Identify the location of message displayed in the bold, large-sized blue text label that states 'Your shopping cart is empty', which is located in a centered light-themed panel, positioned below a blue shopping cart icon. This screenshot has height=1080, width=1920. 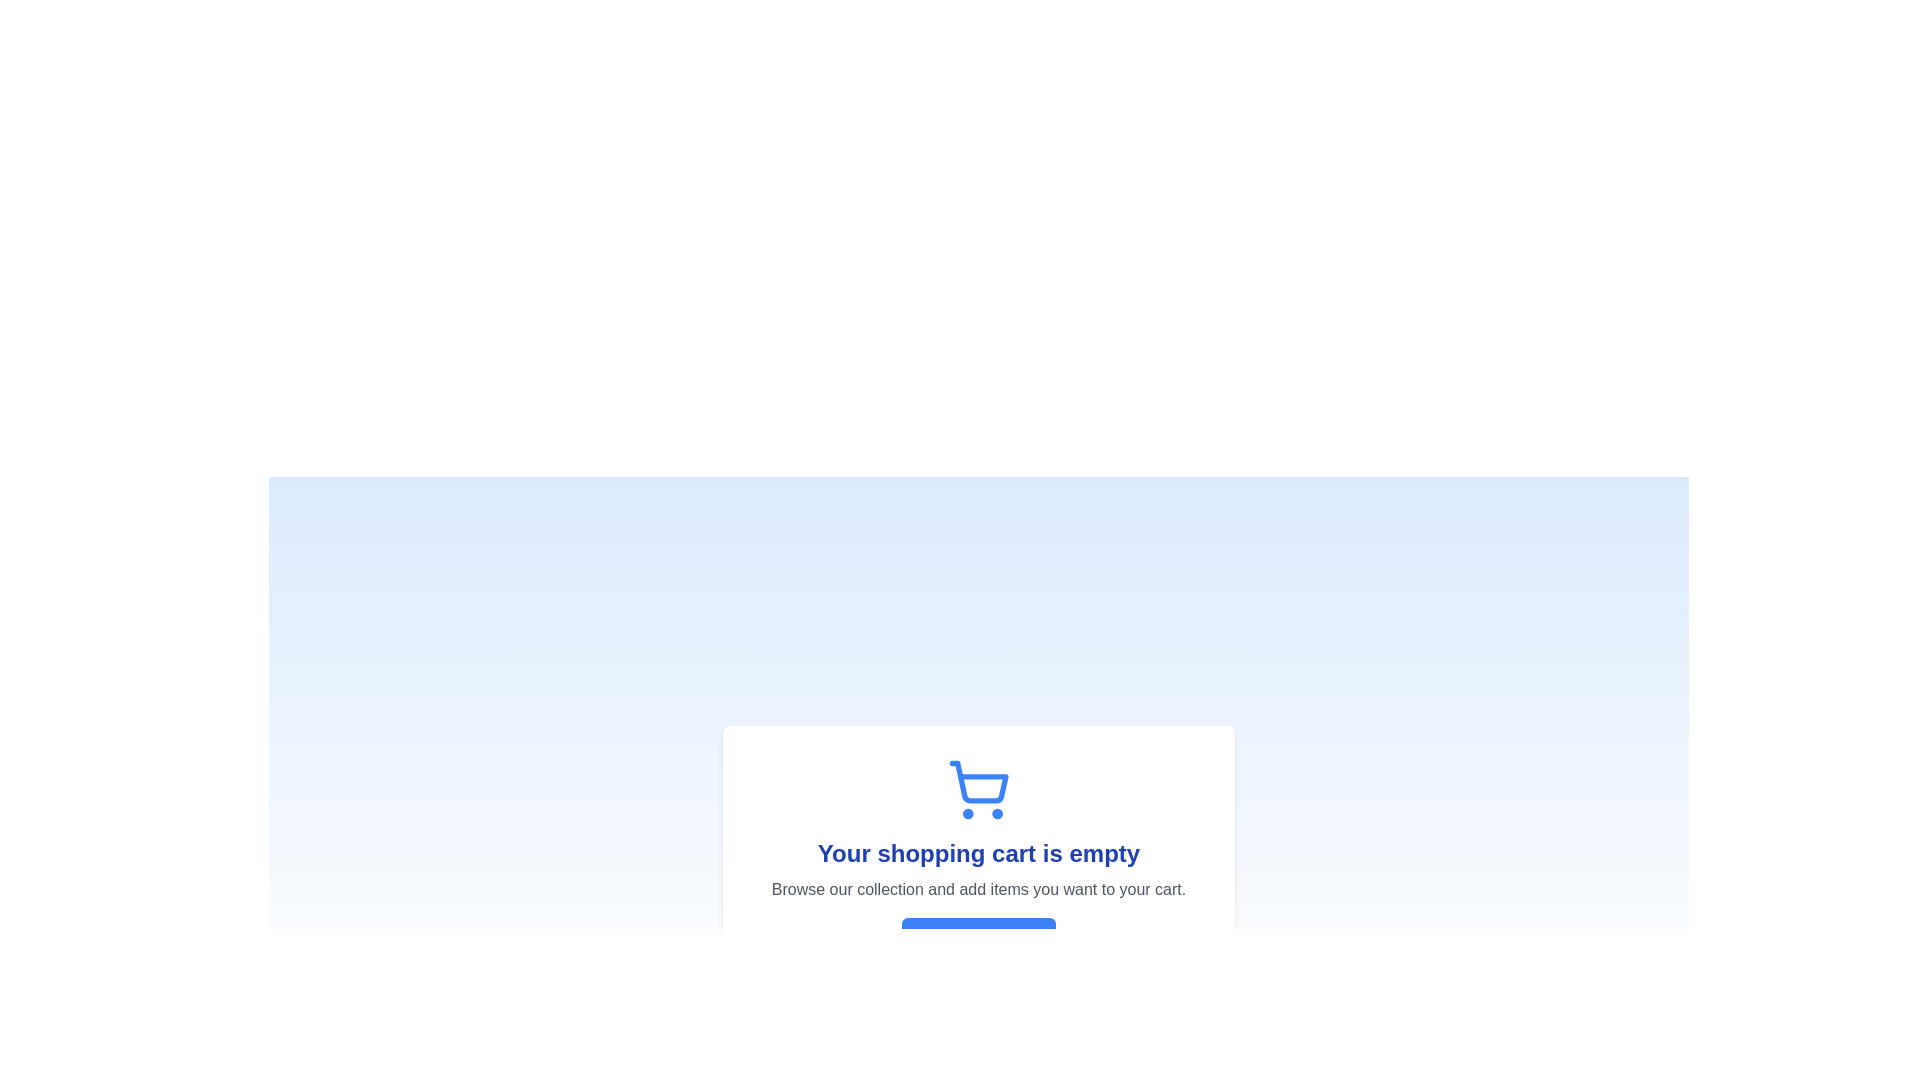
(979, 853).